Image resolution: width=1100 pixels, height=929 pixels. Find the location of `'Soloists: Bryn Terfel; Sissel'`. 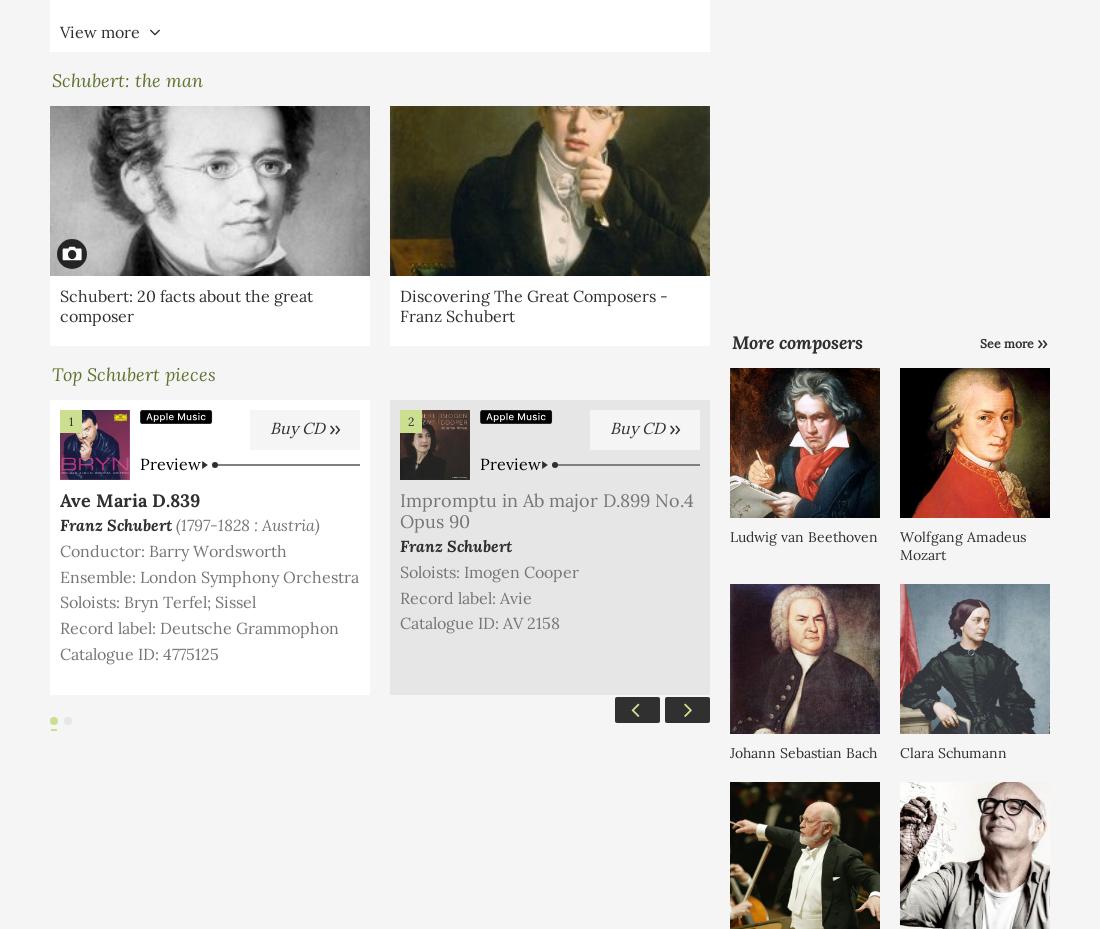

'Soloists: Bryn Terfel; Sissel' is located at coordinates (58, 600).